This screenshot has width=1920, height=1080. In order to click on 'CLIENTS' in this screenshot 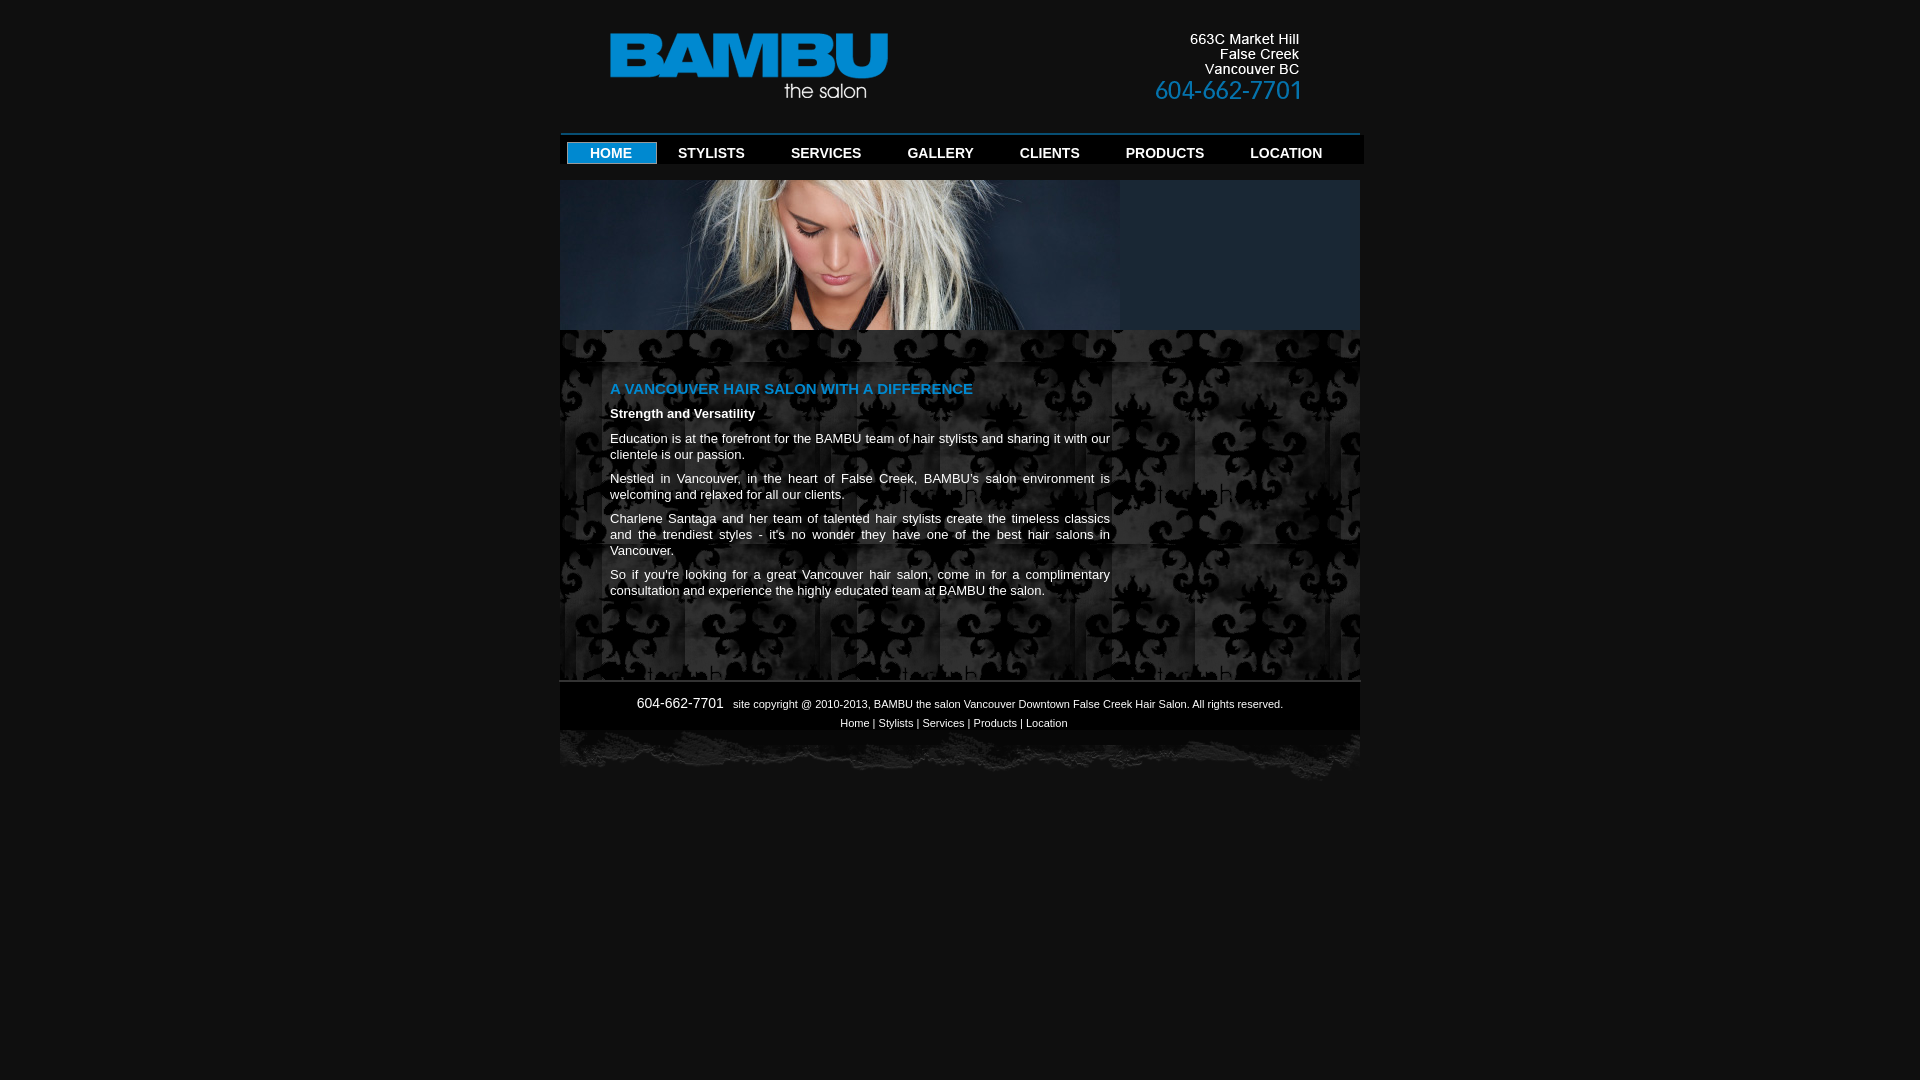, I will do `click(1049, 158)`.